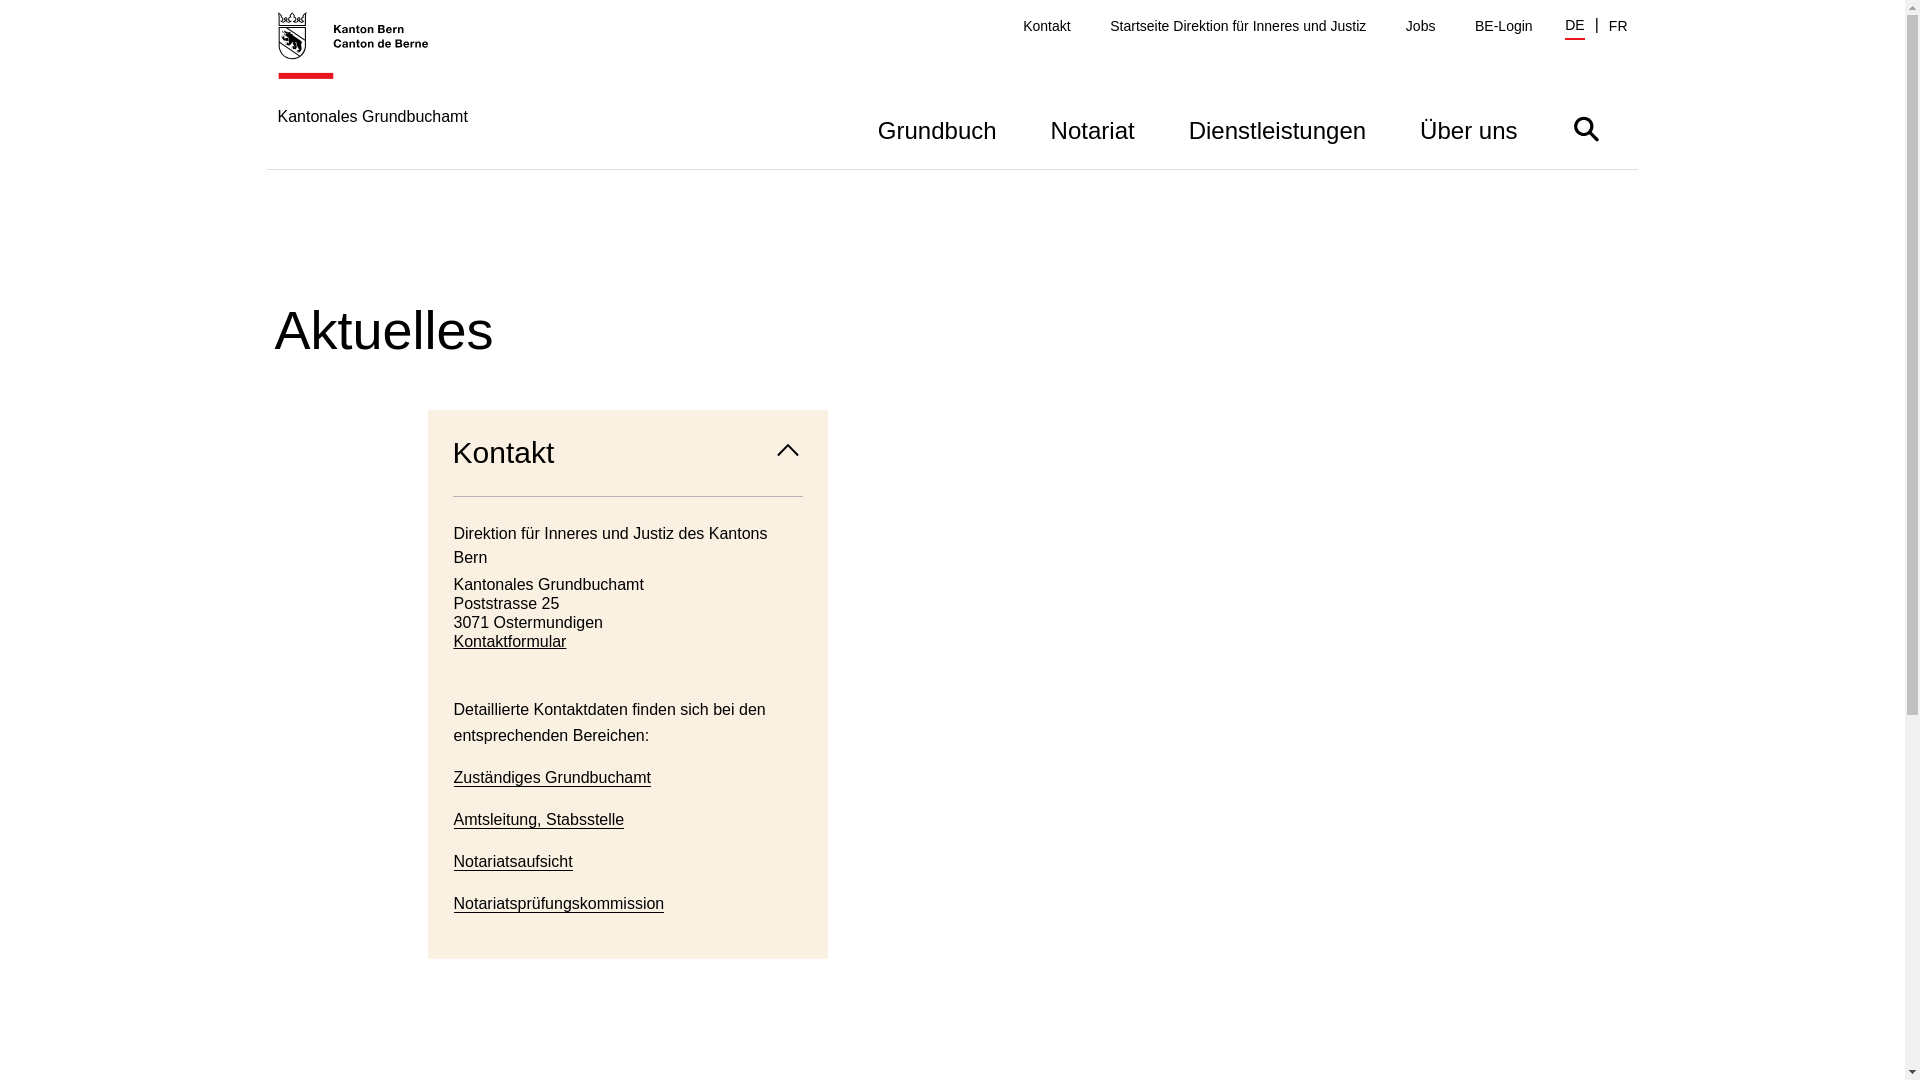 Image resolution: width=1920 pixels, height=1080 pixels. What do you see at coordinates (1045, 26) in the screenshot?
I see `'Kontakt'` at bounding box center [1045, 26].